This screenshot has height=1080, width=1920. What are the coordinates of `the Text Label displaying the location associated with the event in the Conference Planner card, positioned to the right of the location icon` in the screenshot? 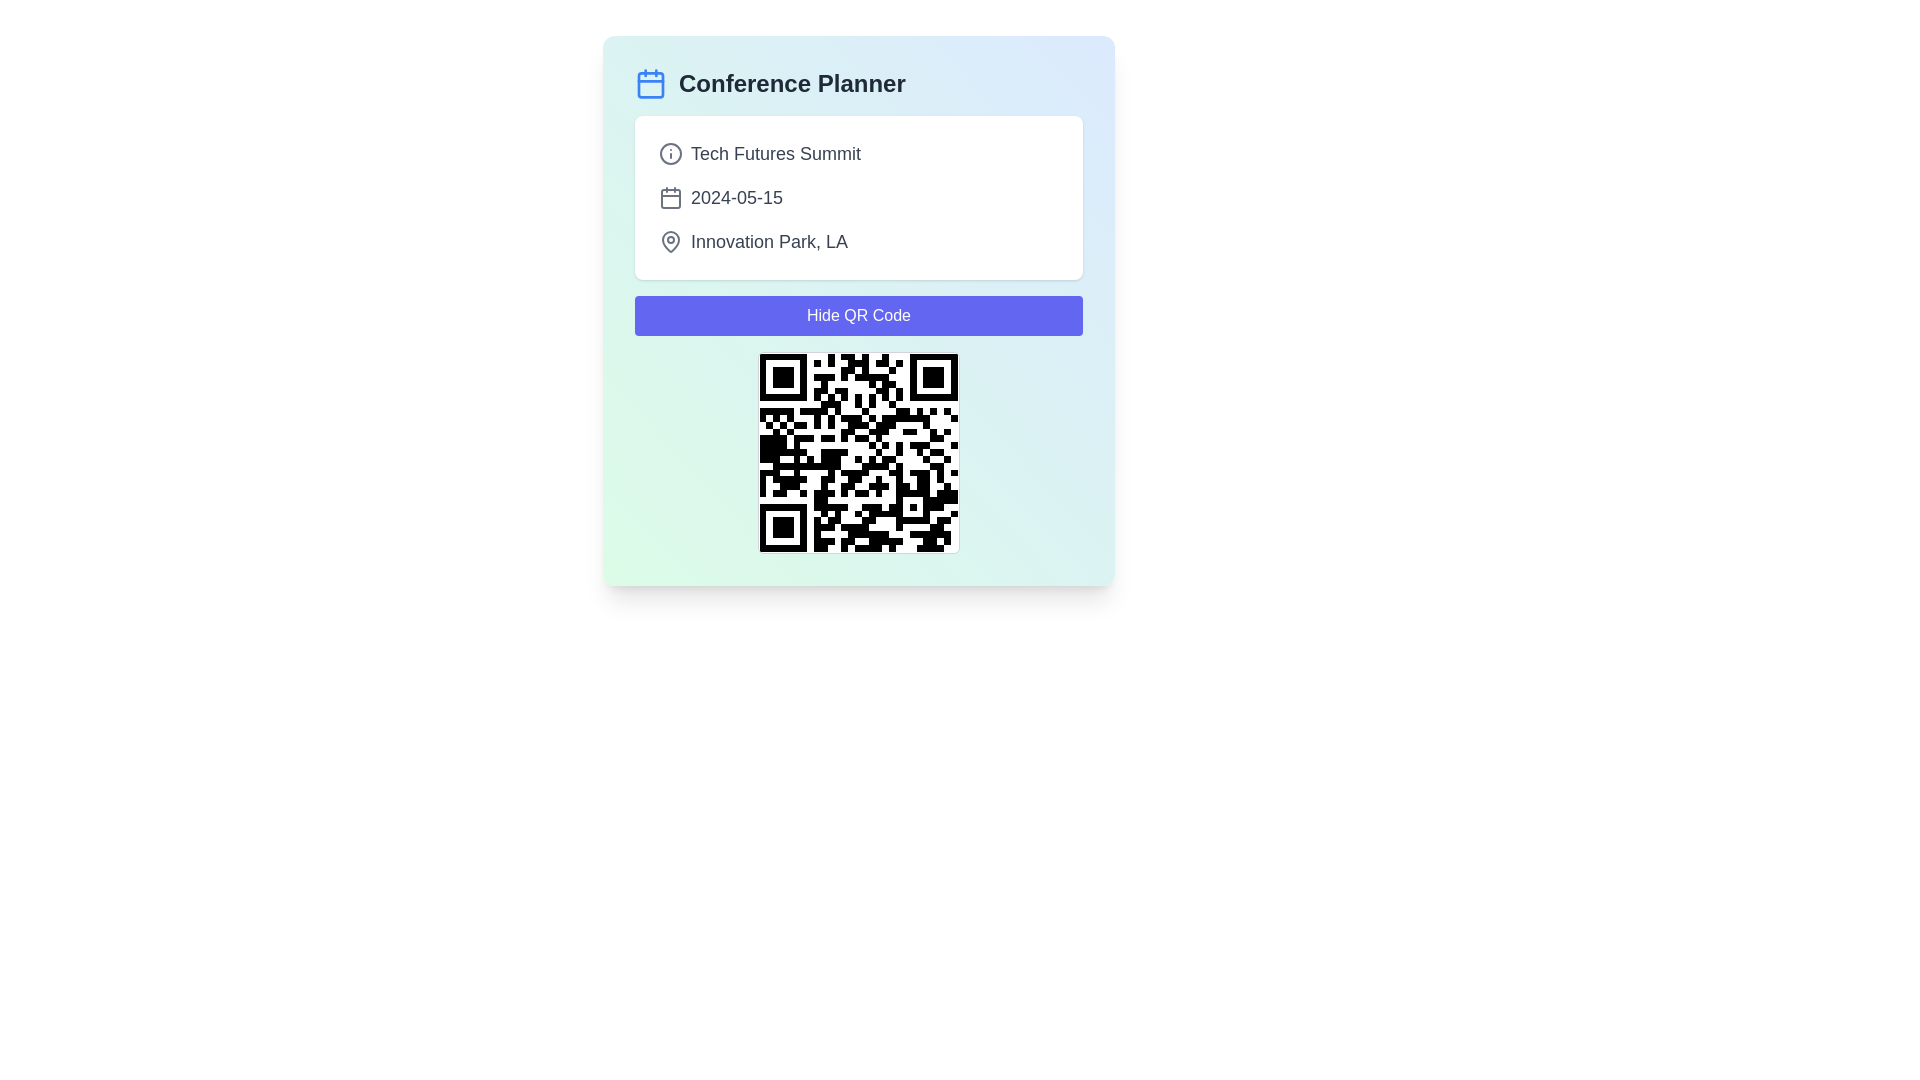 It's located at (768, 241).